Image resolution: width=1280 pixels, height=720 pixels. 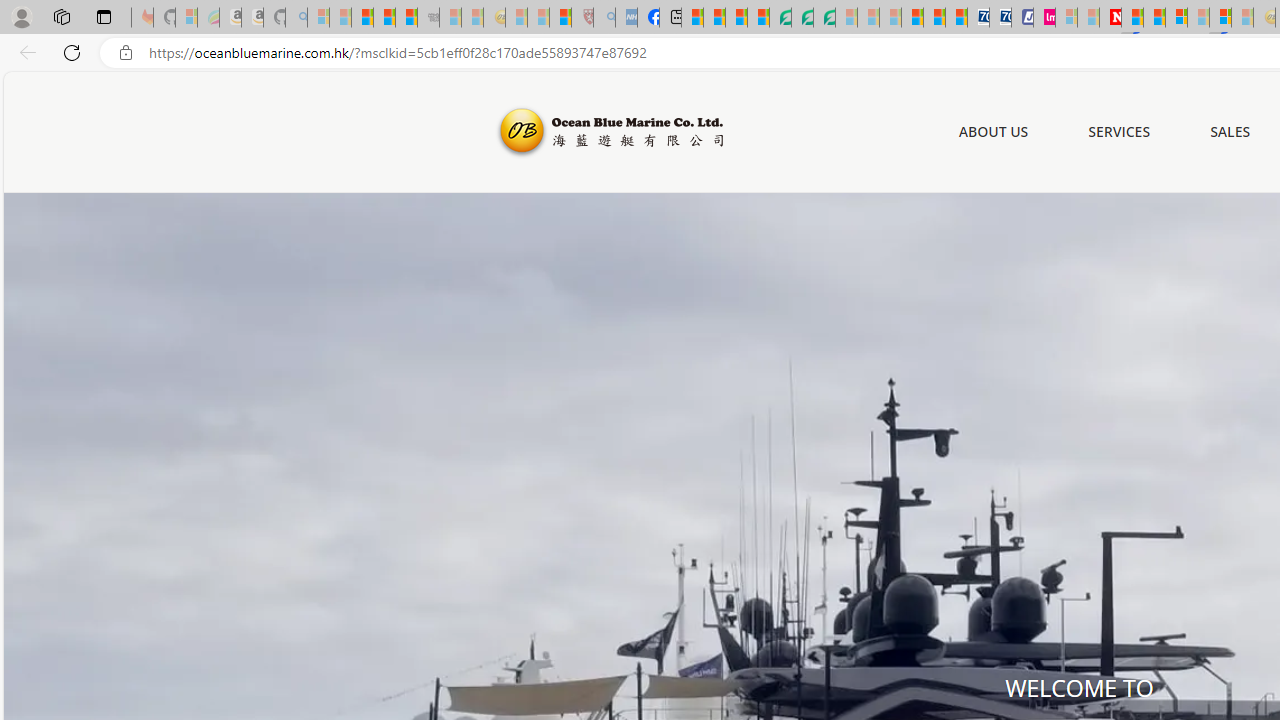 I want to click on 'LendingTree - Compare Lenders', so click(x=779, y=17).